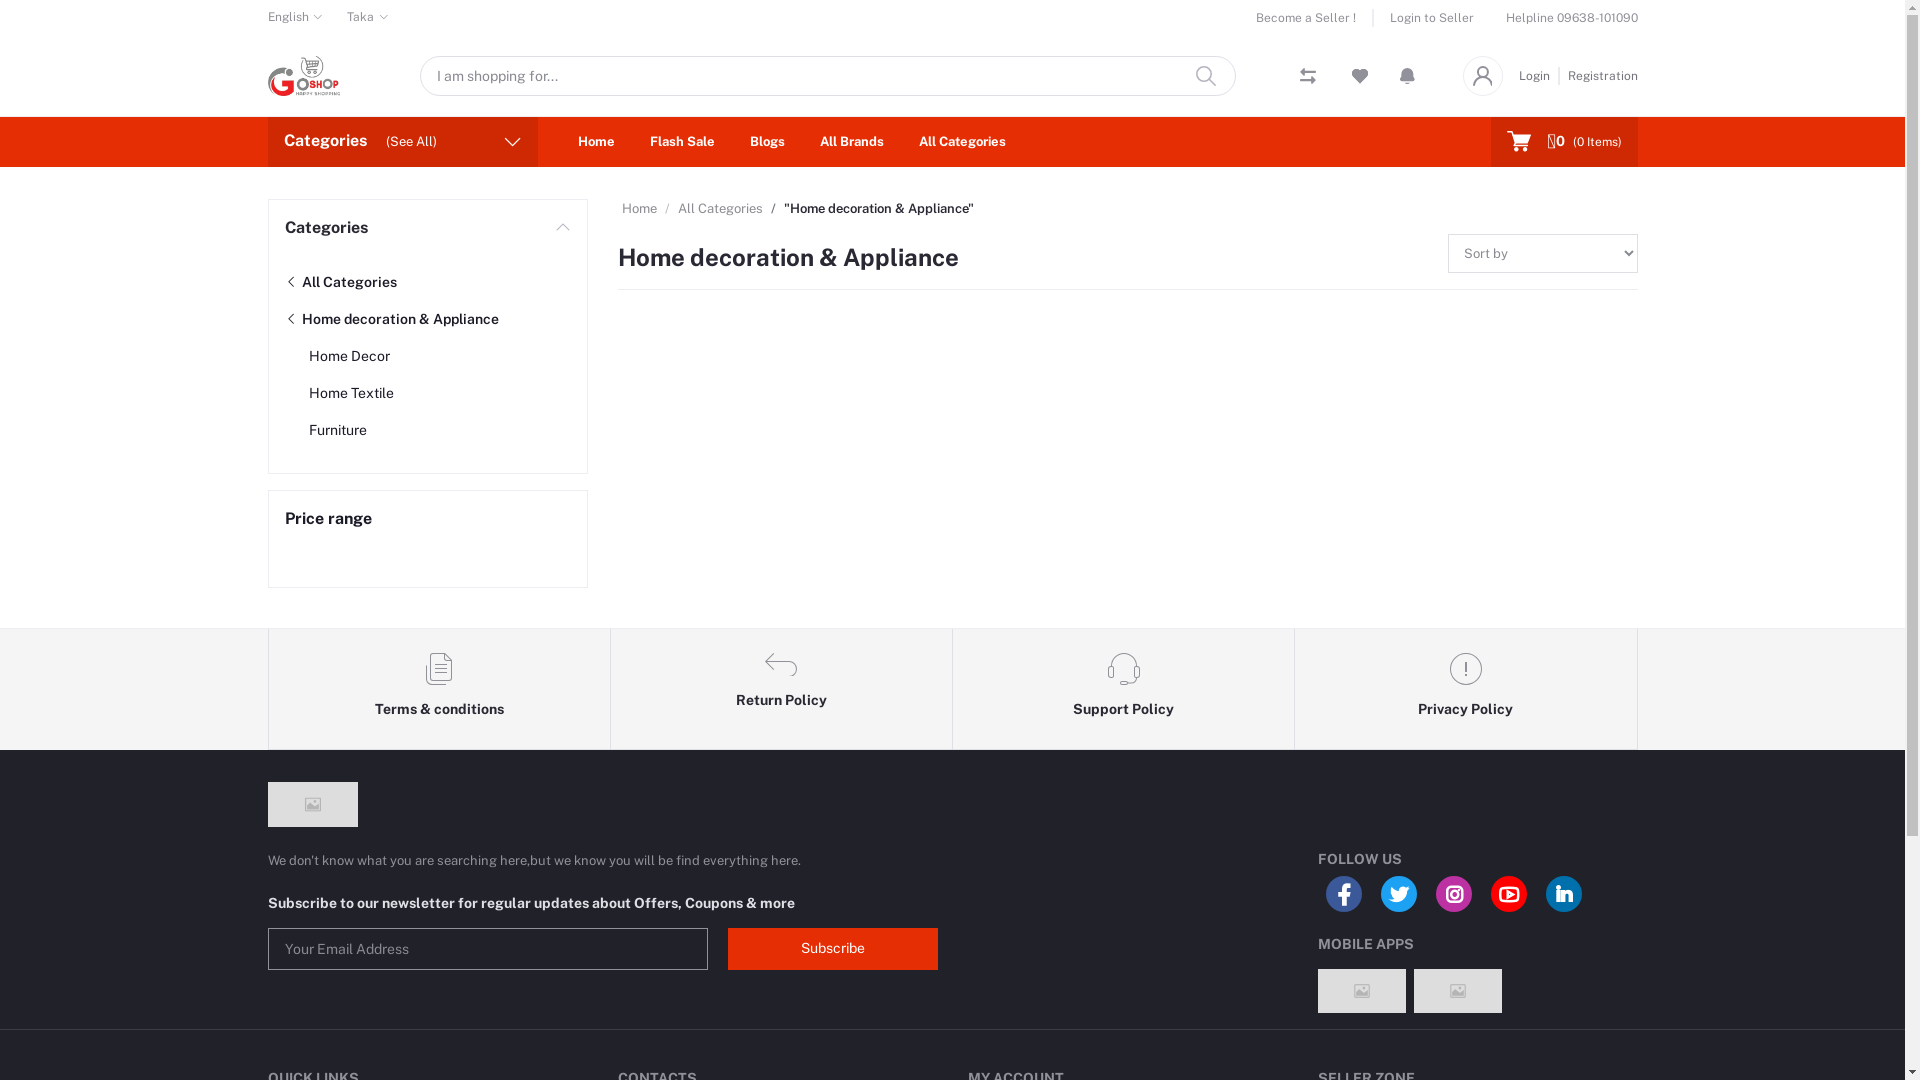  Describe the element at coordinates (1559, 73) in the screenshot. I see `'Registration'` at that location.